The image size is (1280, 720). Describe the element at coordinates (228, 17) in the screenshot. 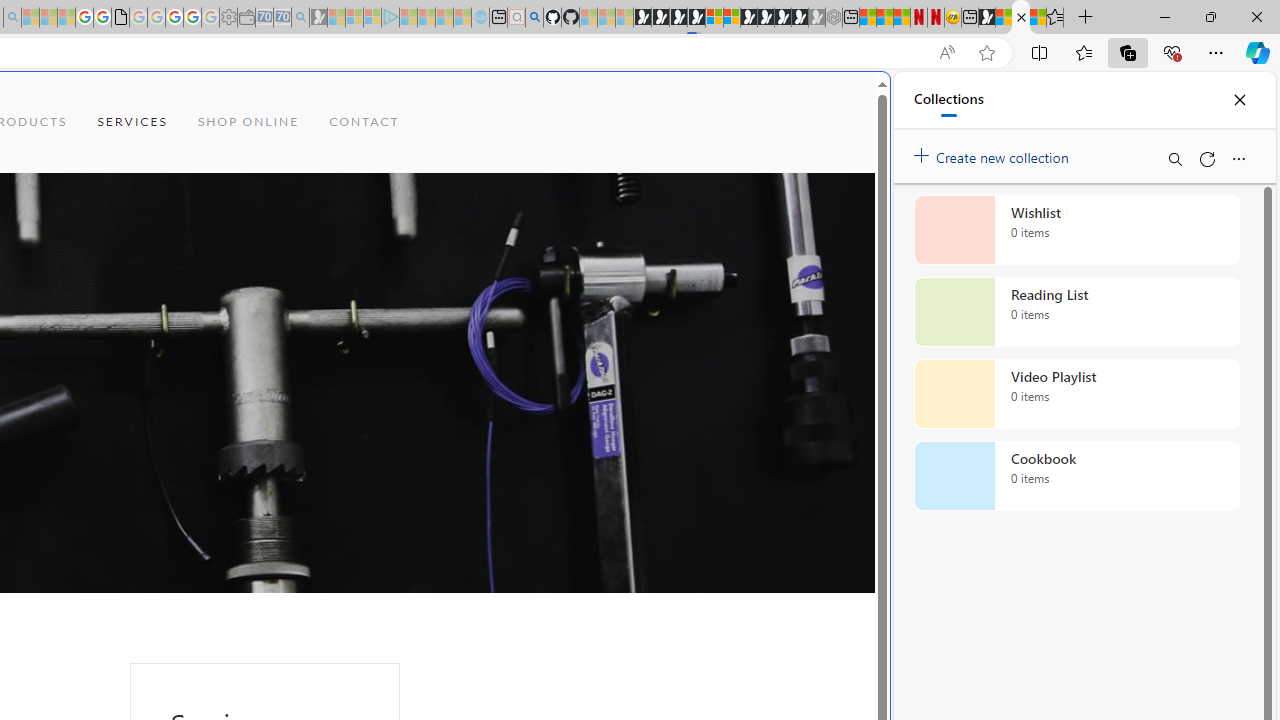

I see `'Settings - Sleeping'` at that location.